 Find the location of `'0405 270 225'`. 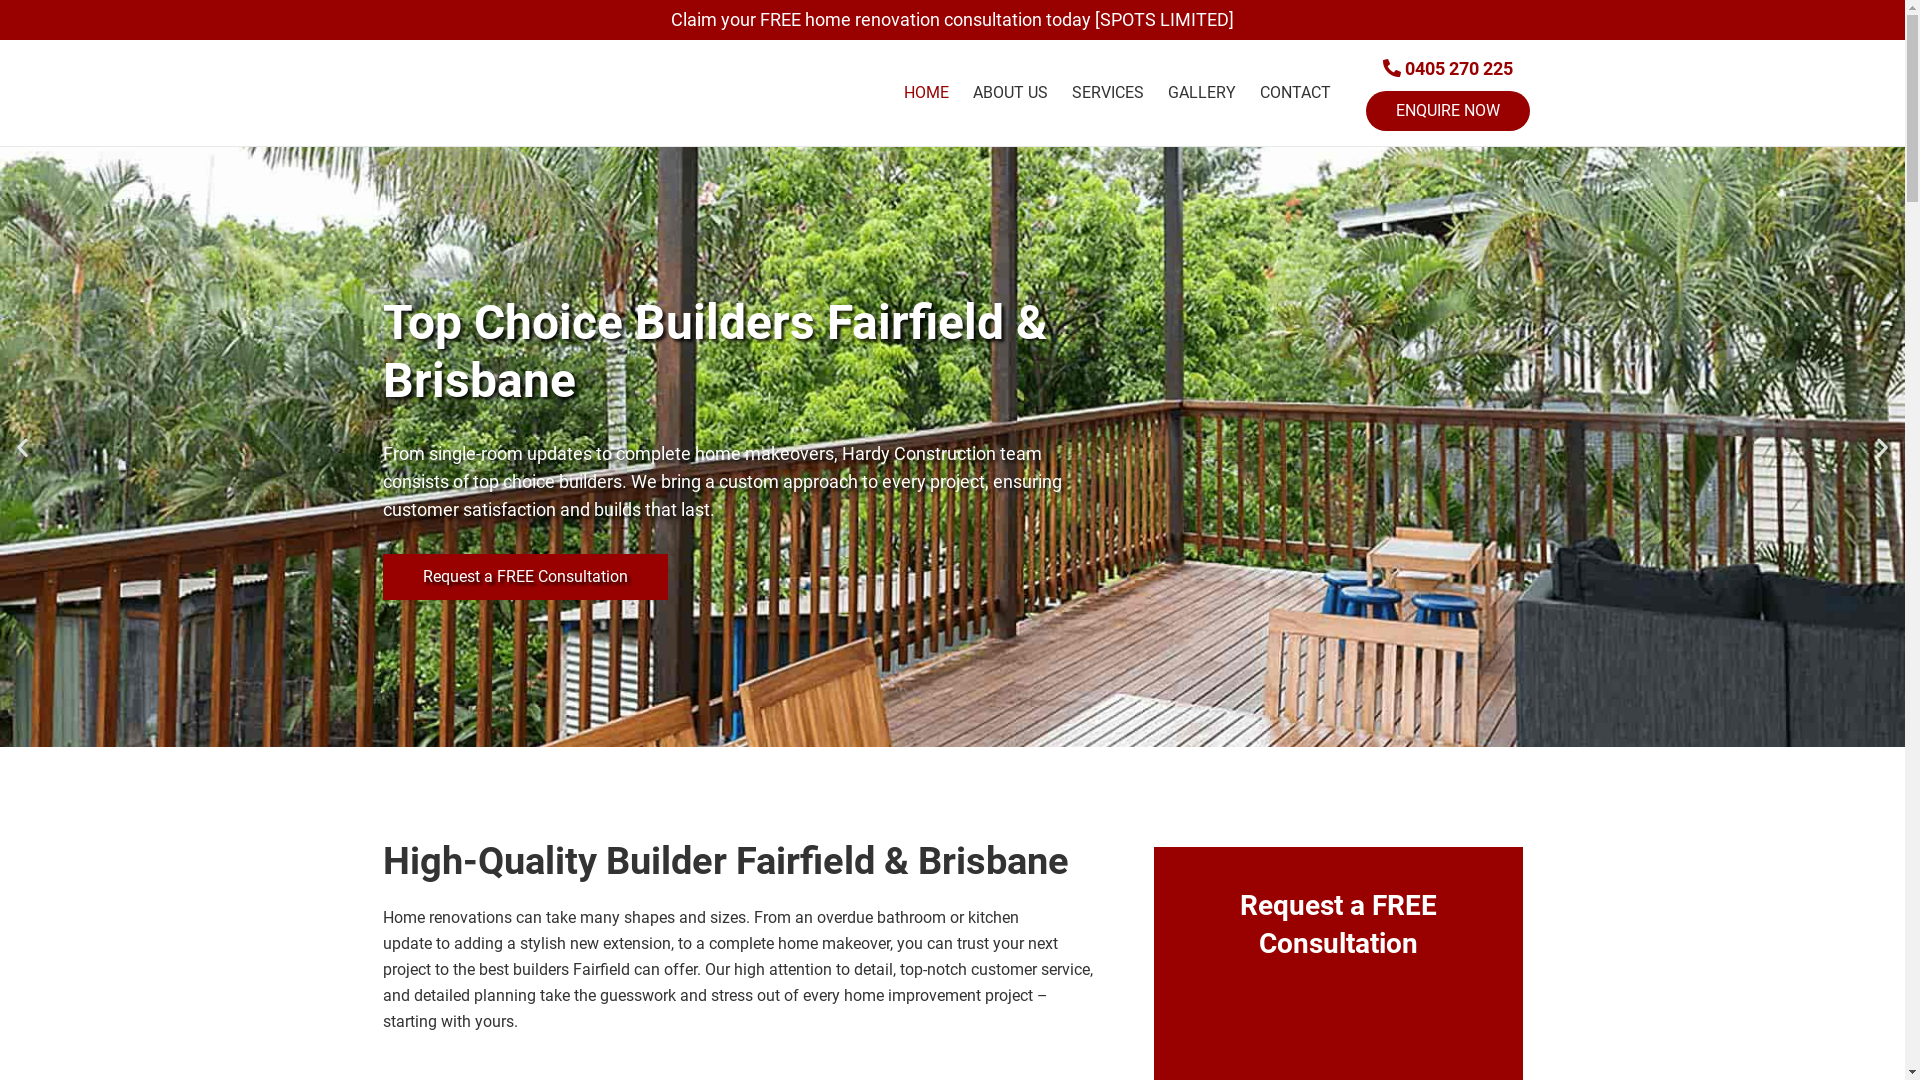

'0405 270 225' is located at coordinates (1381, 67).